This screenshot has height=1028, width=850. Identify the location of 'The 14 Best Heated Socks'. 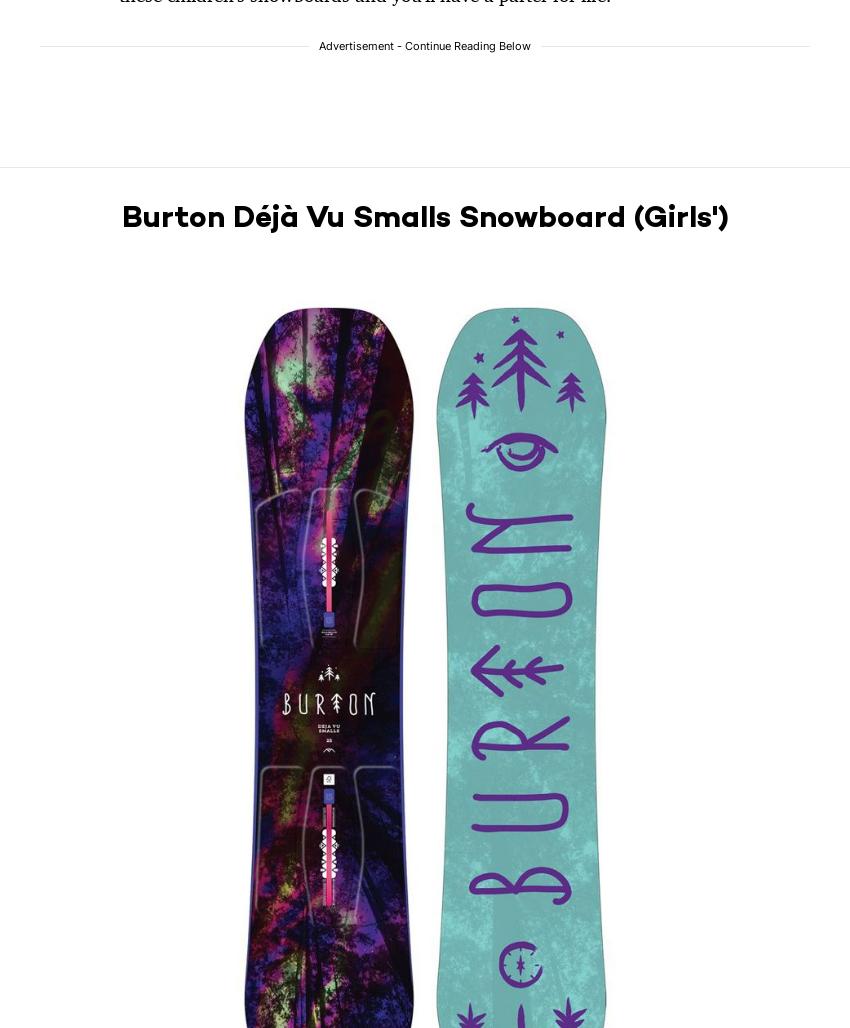
(717, 488).